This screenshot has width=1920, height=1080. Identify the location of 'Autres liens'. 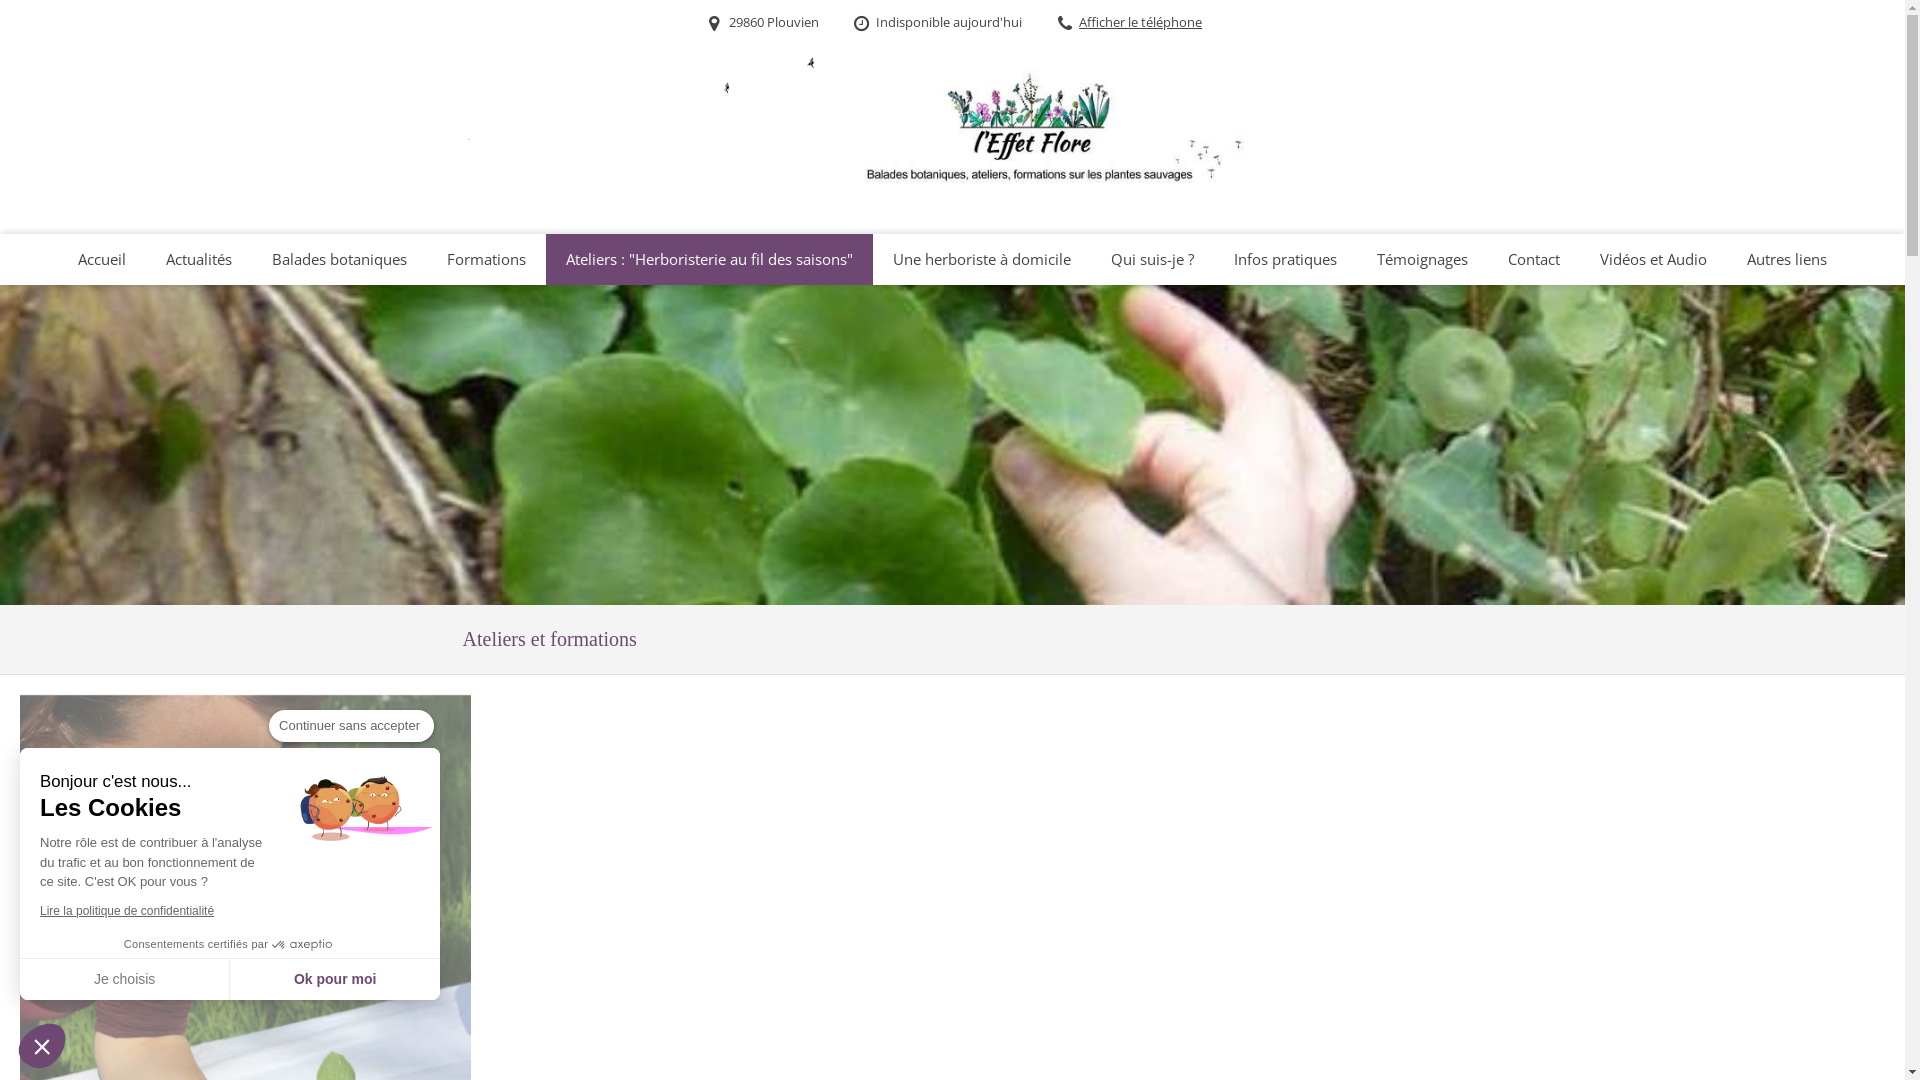
(1786, 258).